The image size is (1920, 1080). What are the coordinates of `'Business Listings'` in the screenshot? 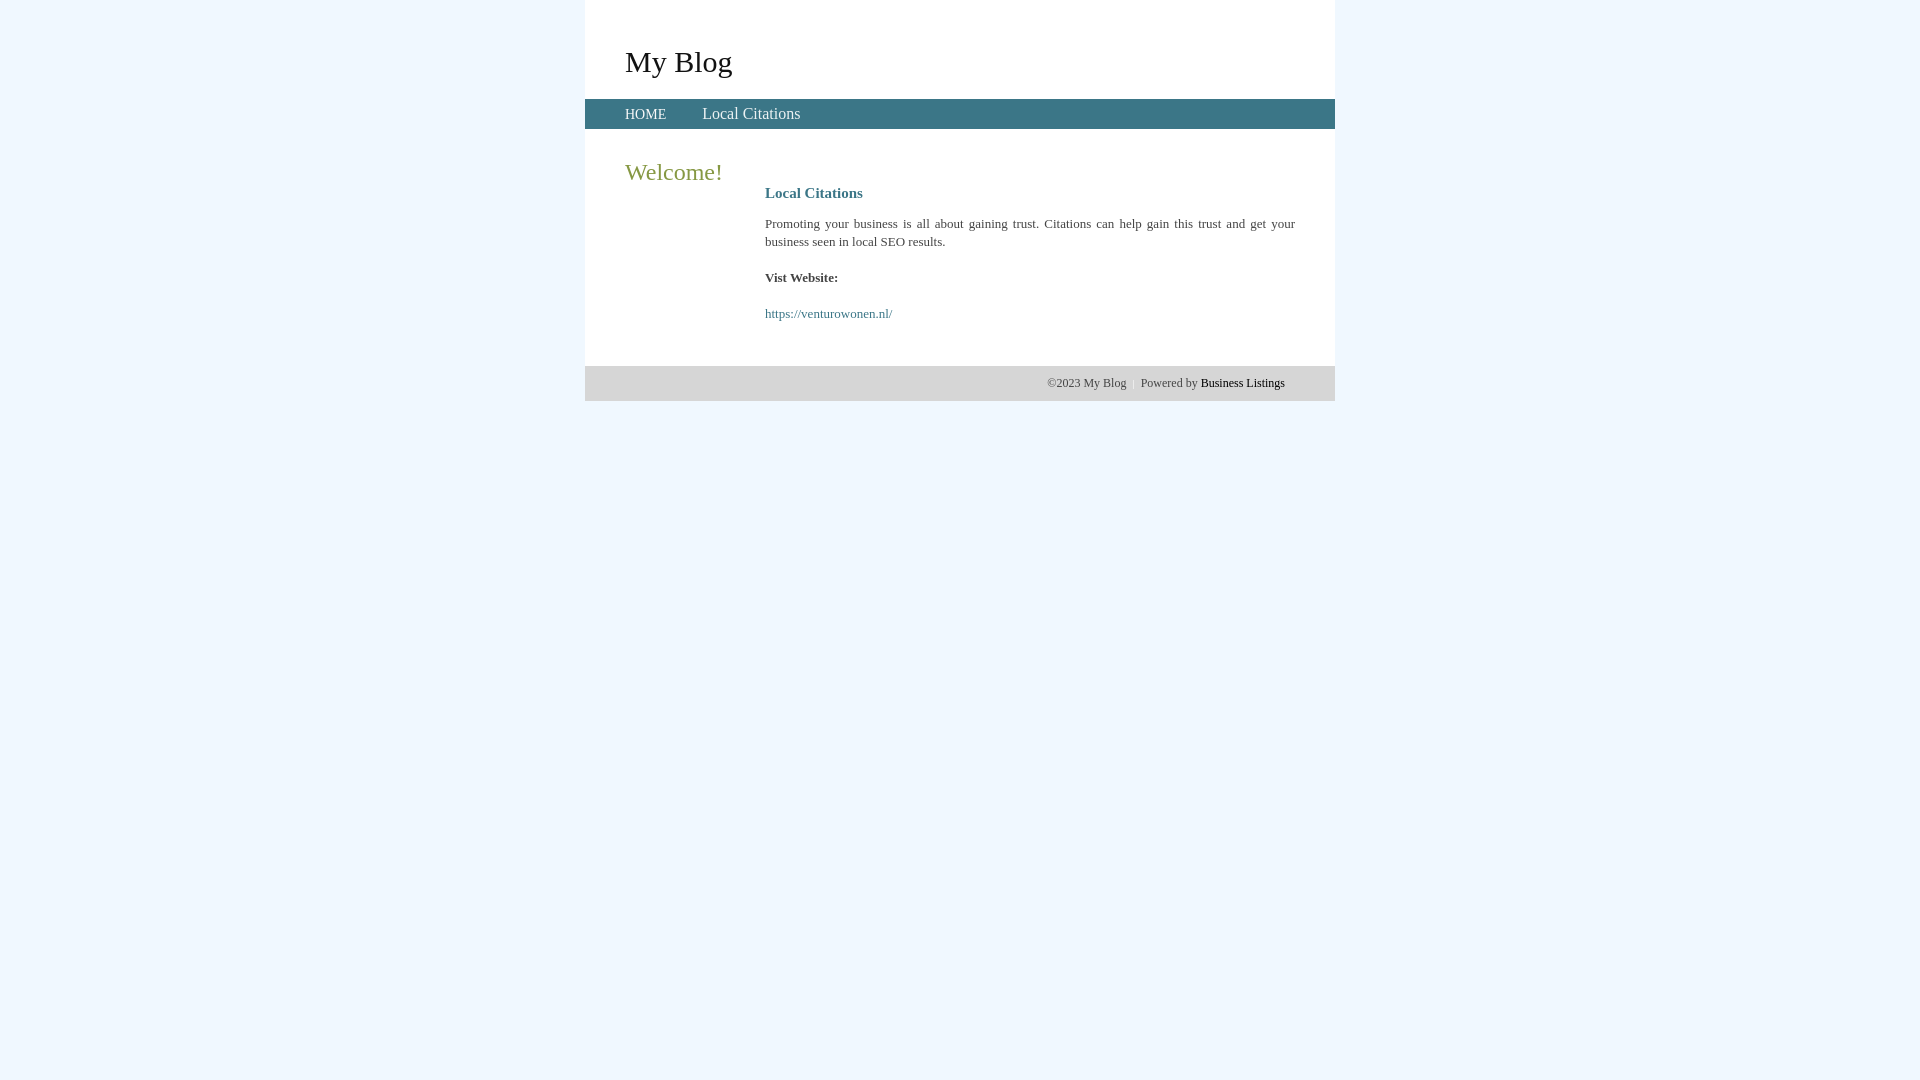 It's located at (1242, 382).